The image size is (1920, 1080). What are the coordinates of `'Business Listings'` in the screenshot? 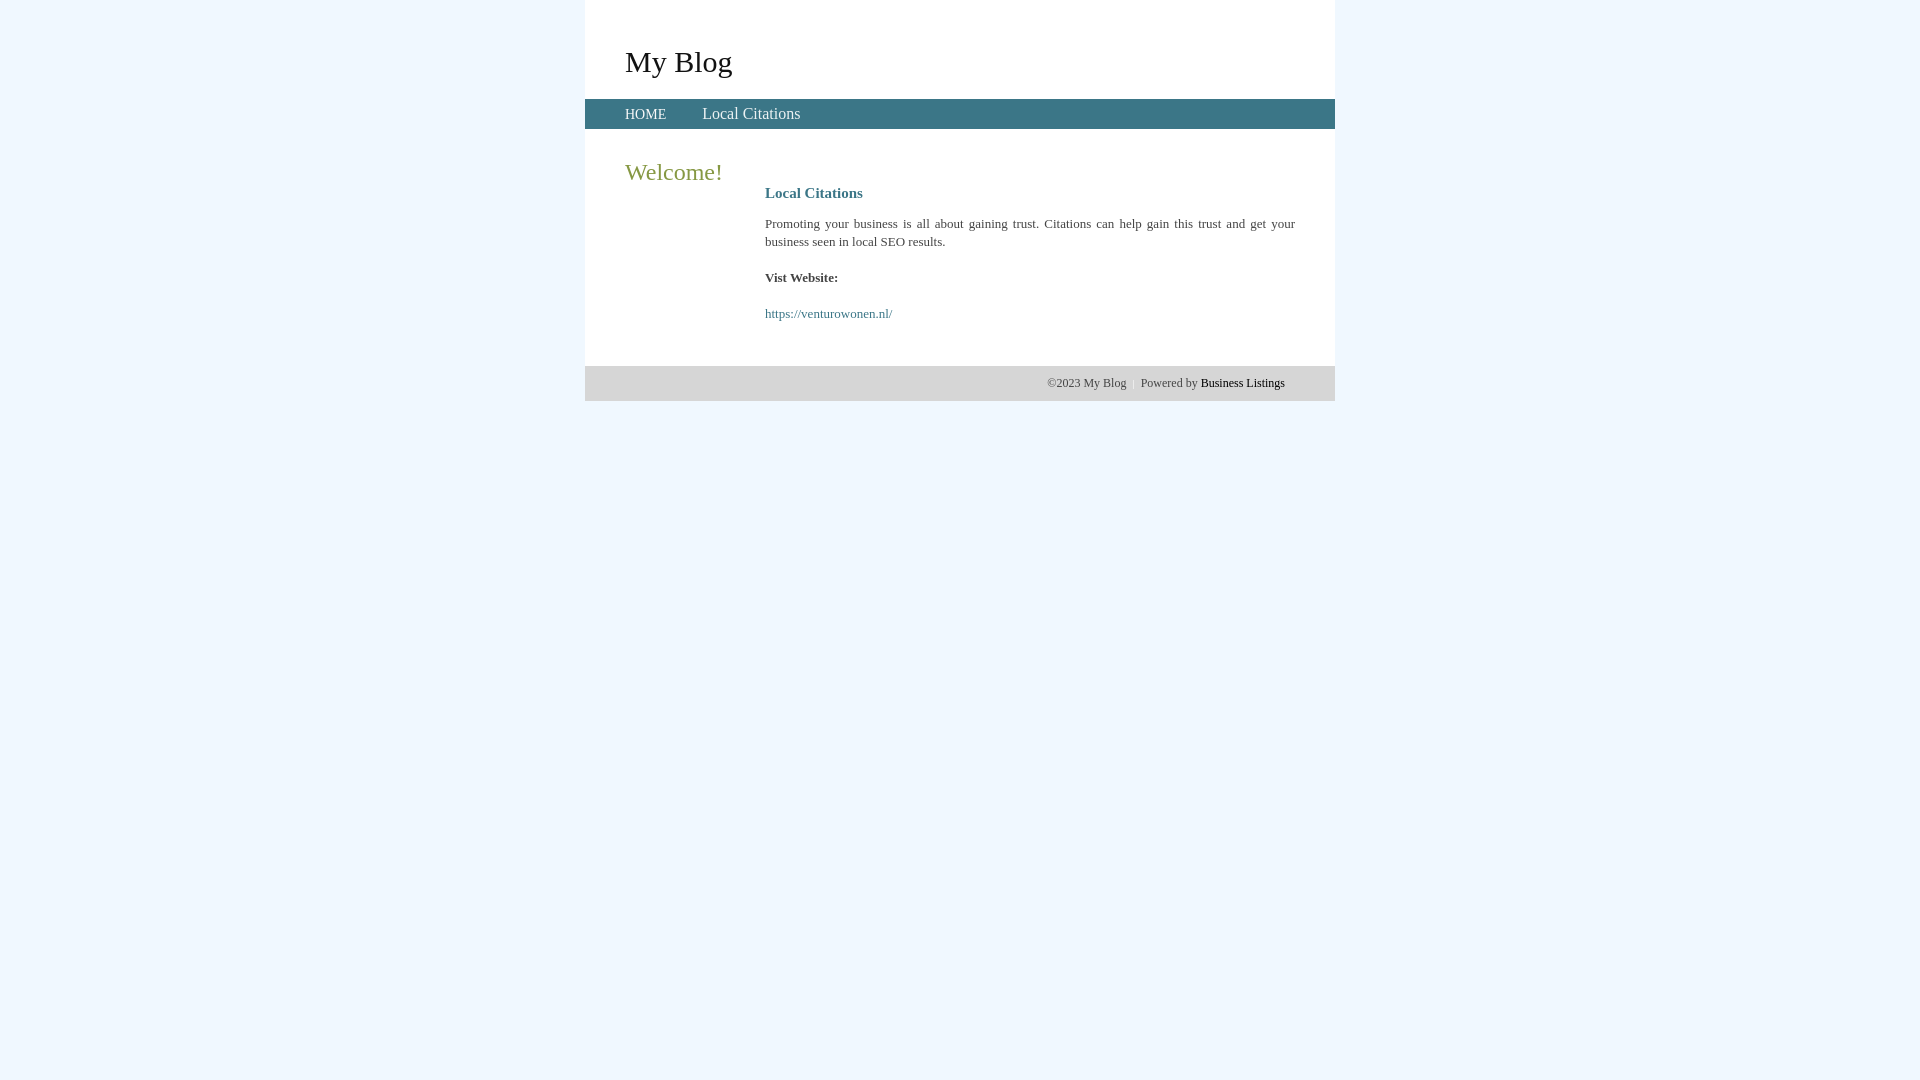 It's located at (1242, 382).